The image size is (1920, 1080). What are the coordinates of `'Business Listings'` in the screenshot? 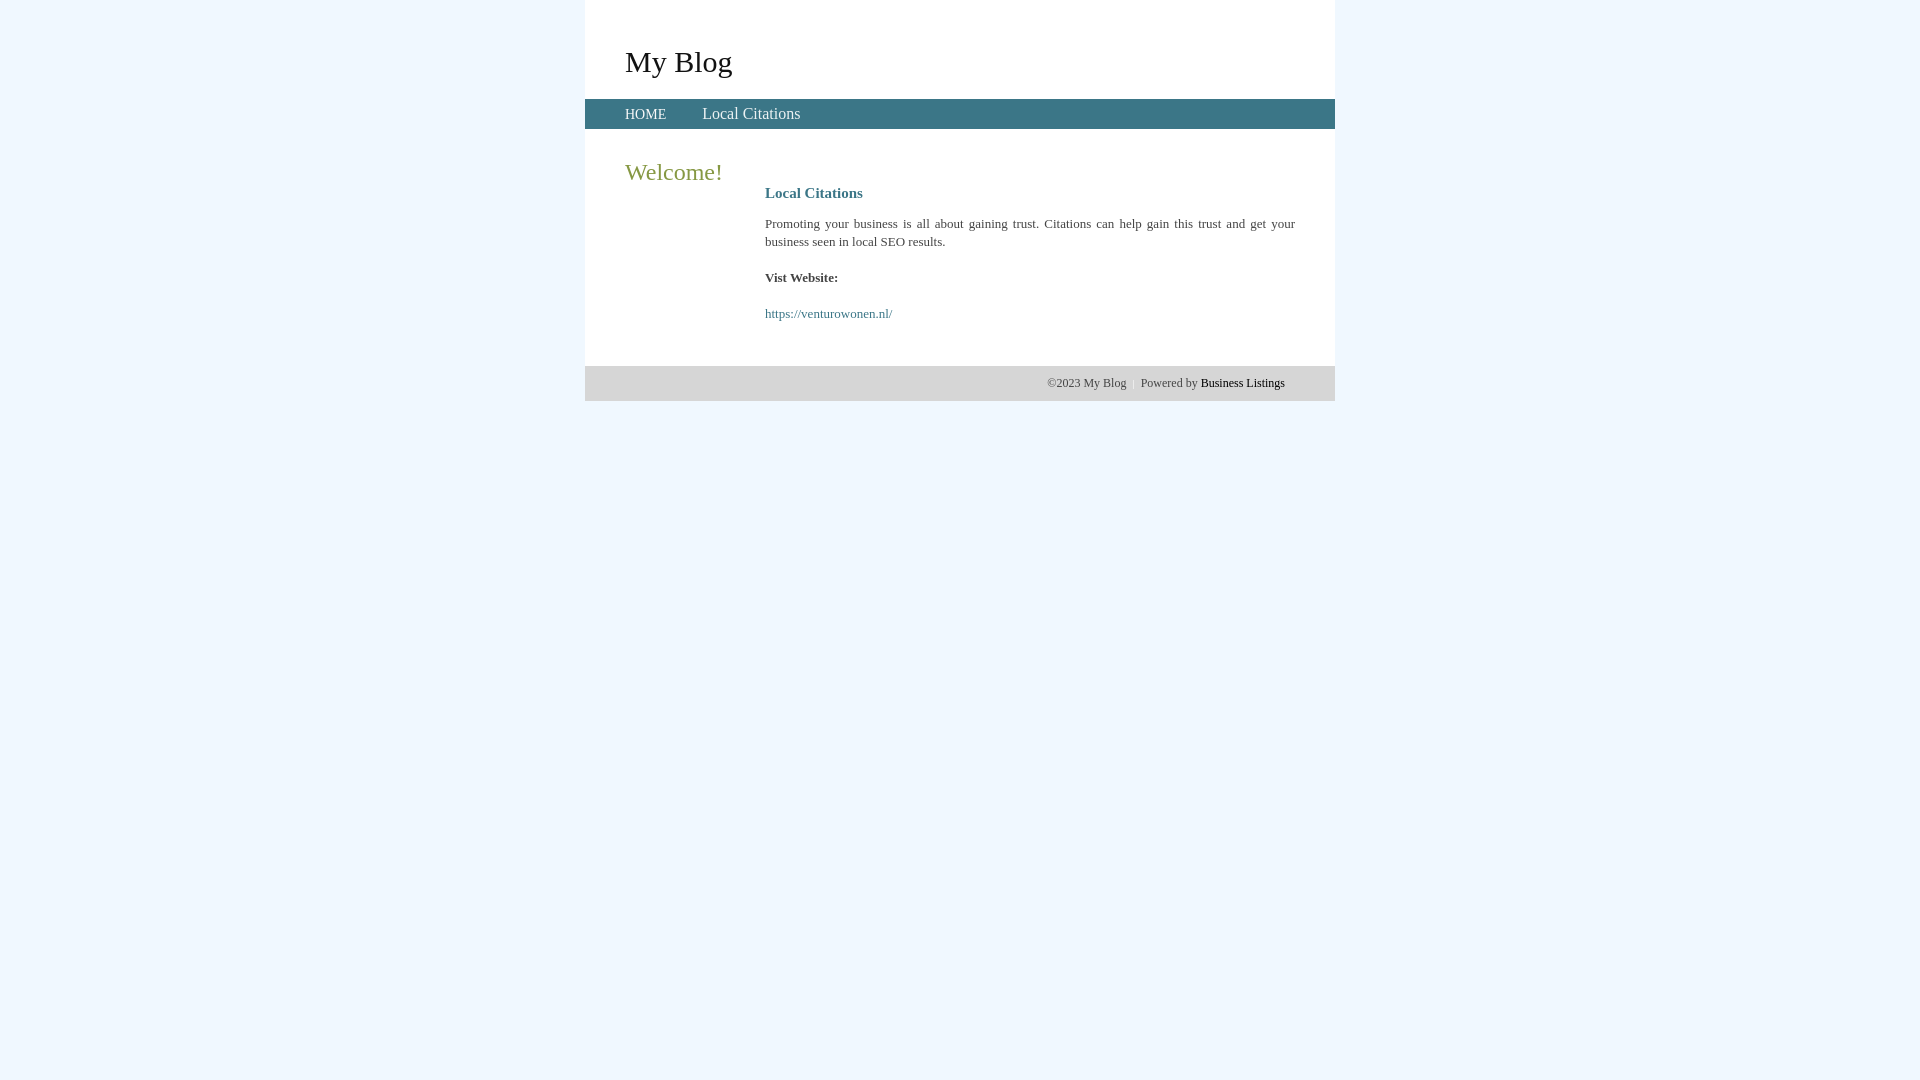 It's located at (1242, 382).